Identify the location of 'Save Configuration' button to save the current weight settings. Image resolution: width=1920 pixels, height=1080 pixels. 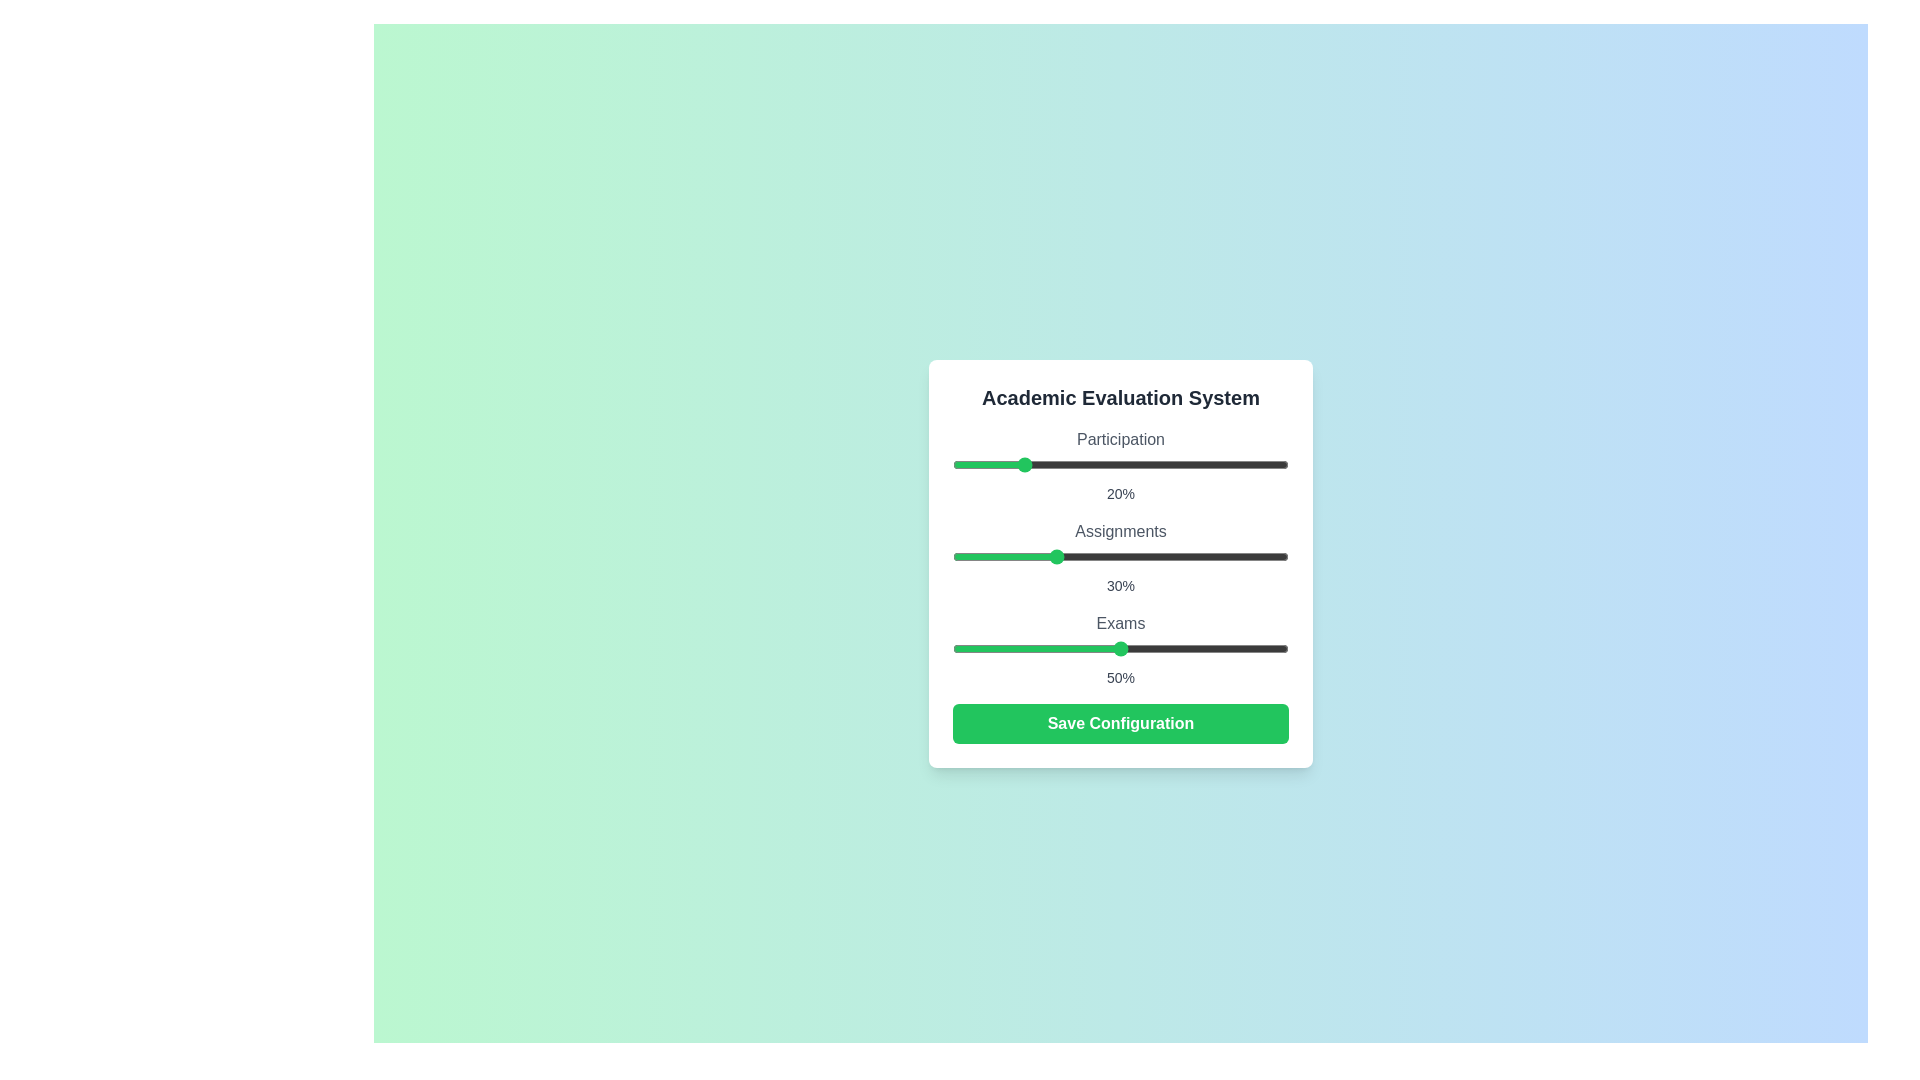
(1121, 724).